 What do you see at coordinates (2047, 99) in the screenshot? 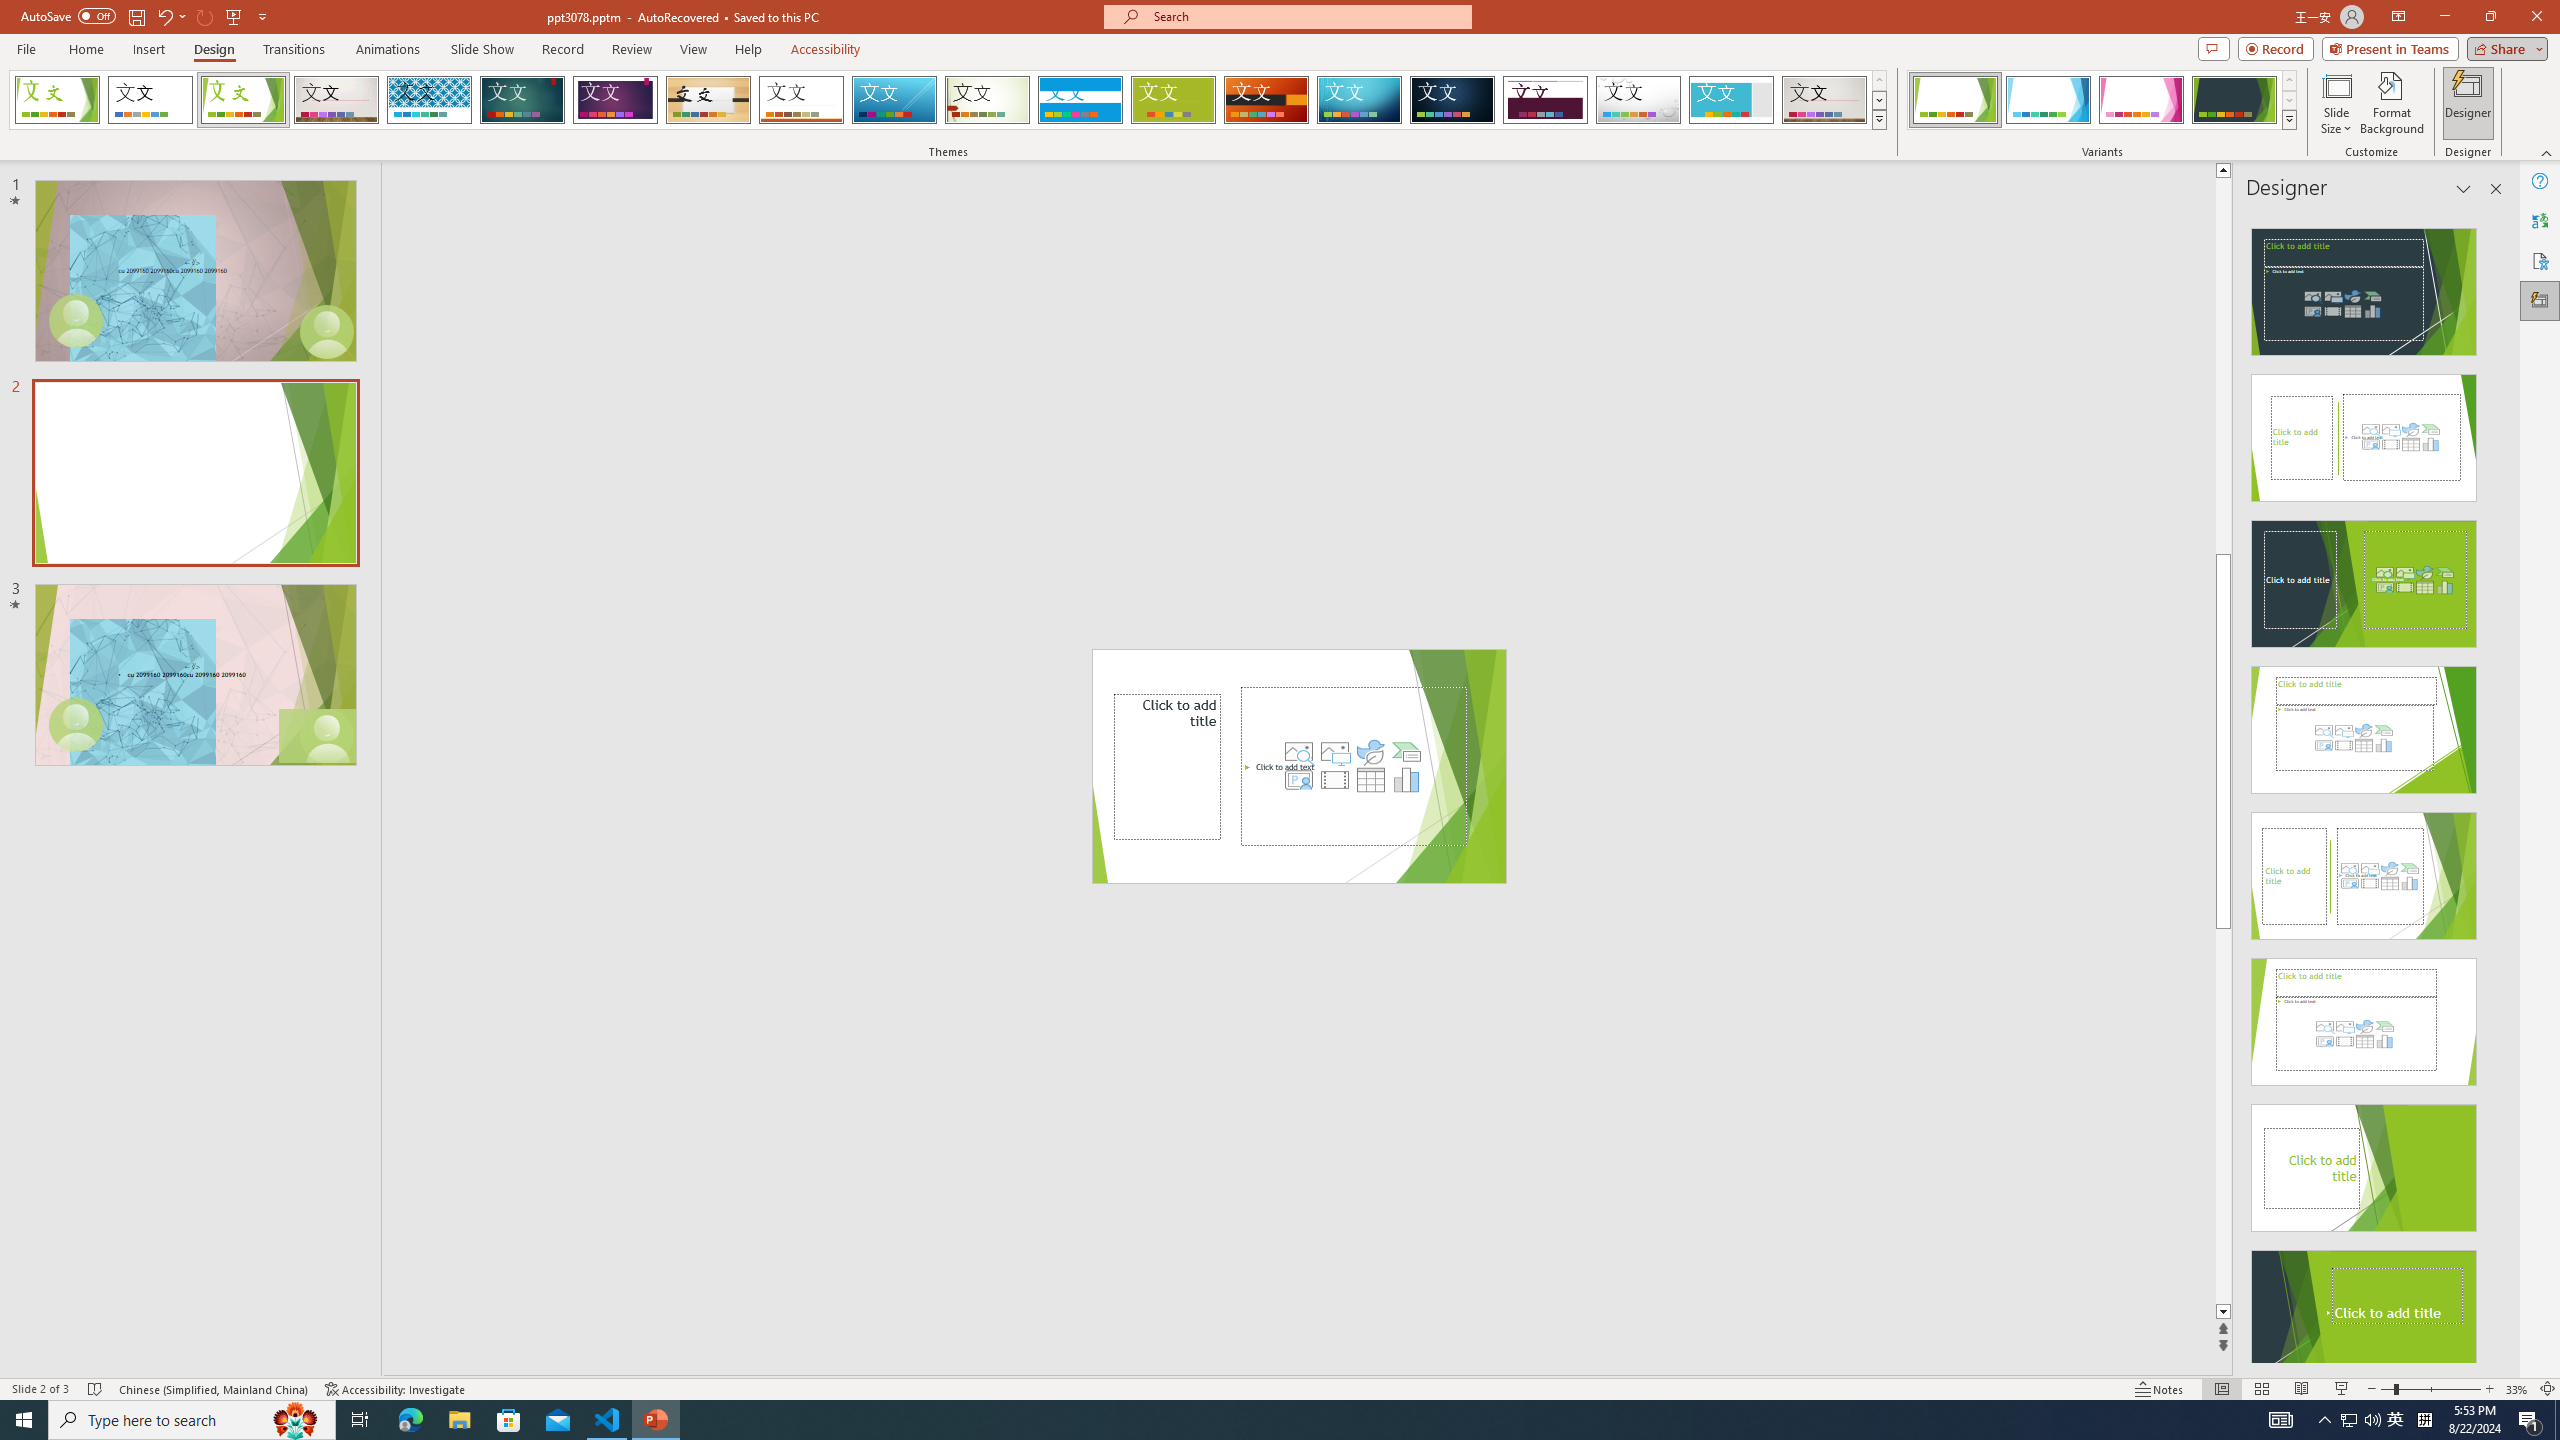
I see `'Facet Variant 2'` at bounding box center [2047, 99].